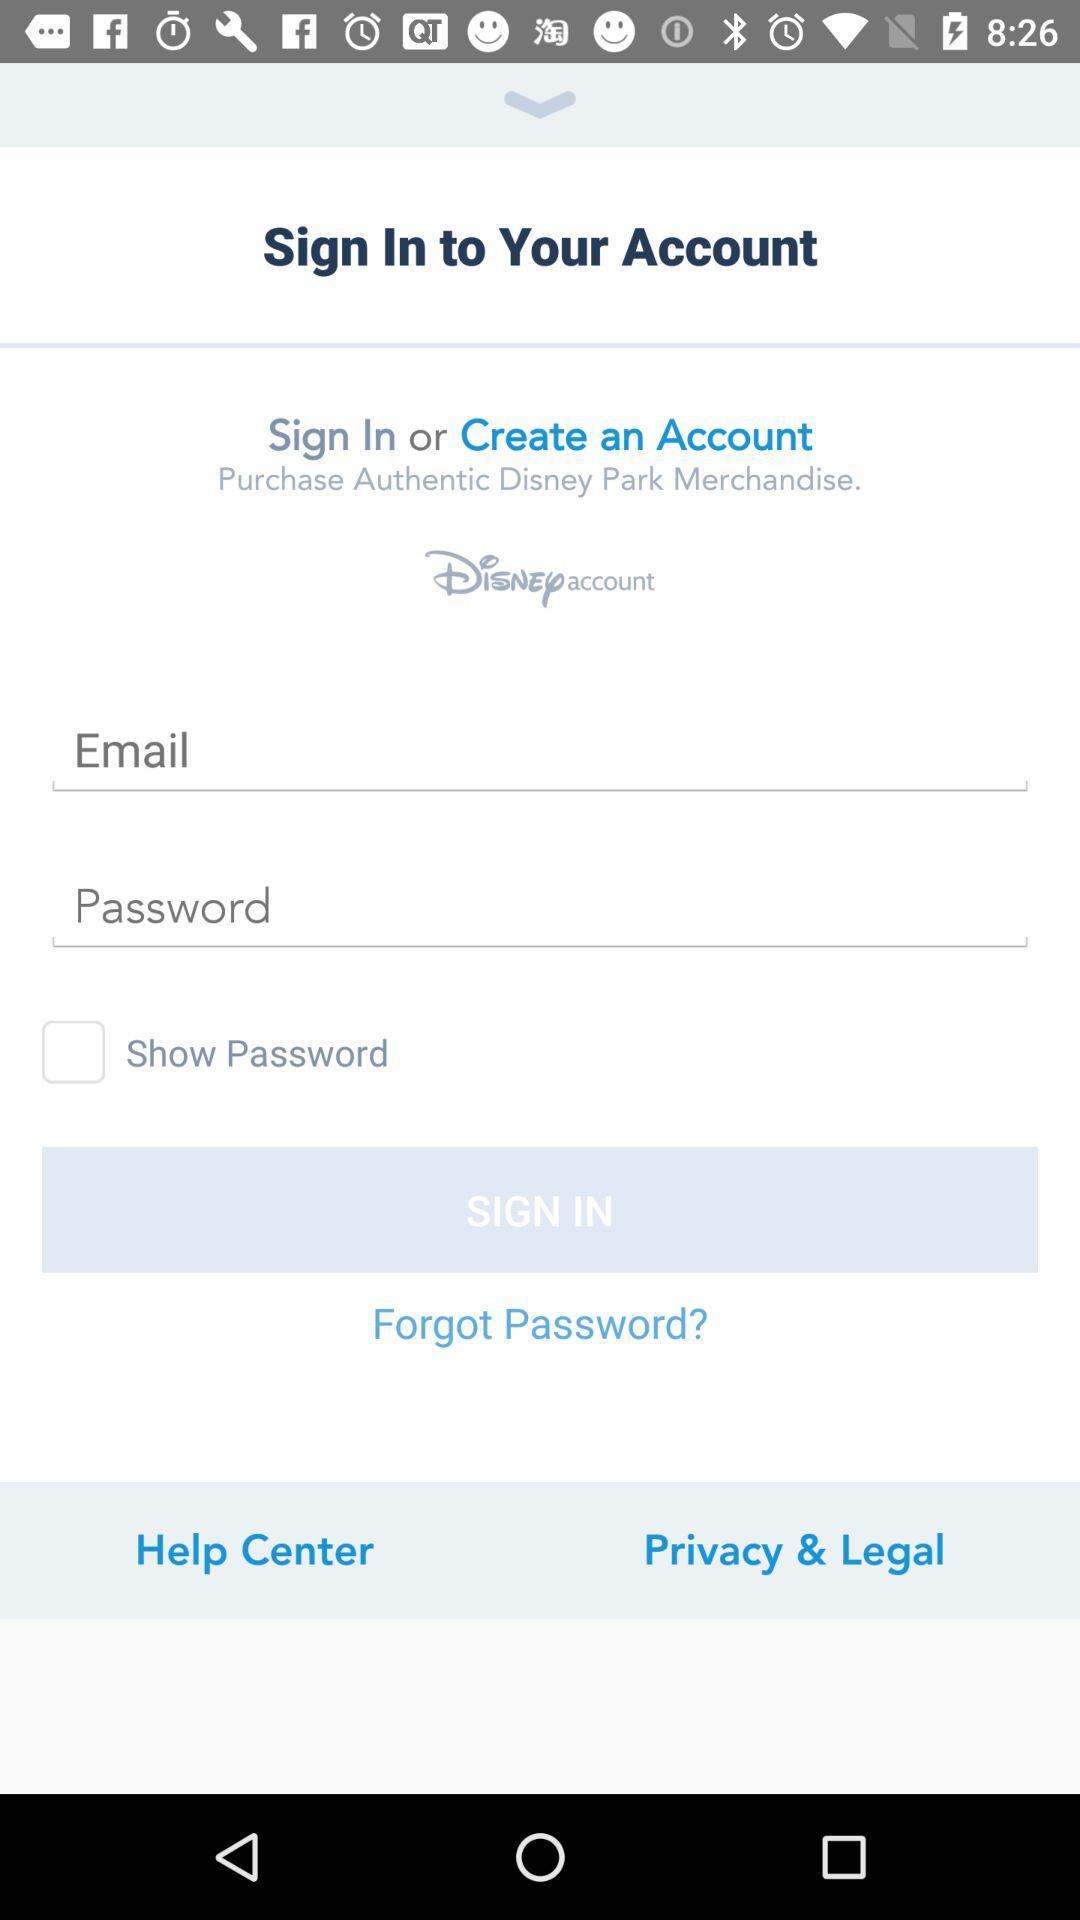 The height and width of the screenshot is (1920, 1080). Describe the element at coordinates (72, 1051) in the screenshot. I see `the item above sign in icon` at that location.